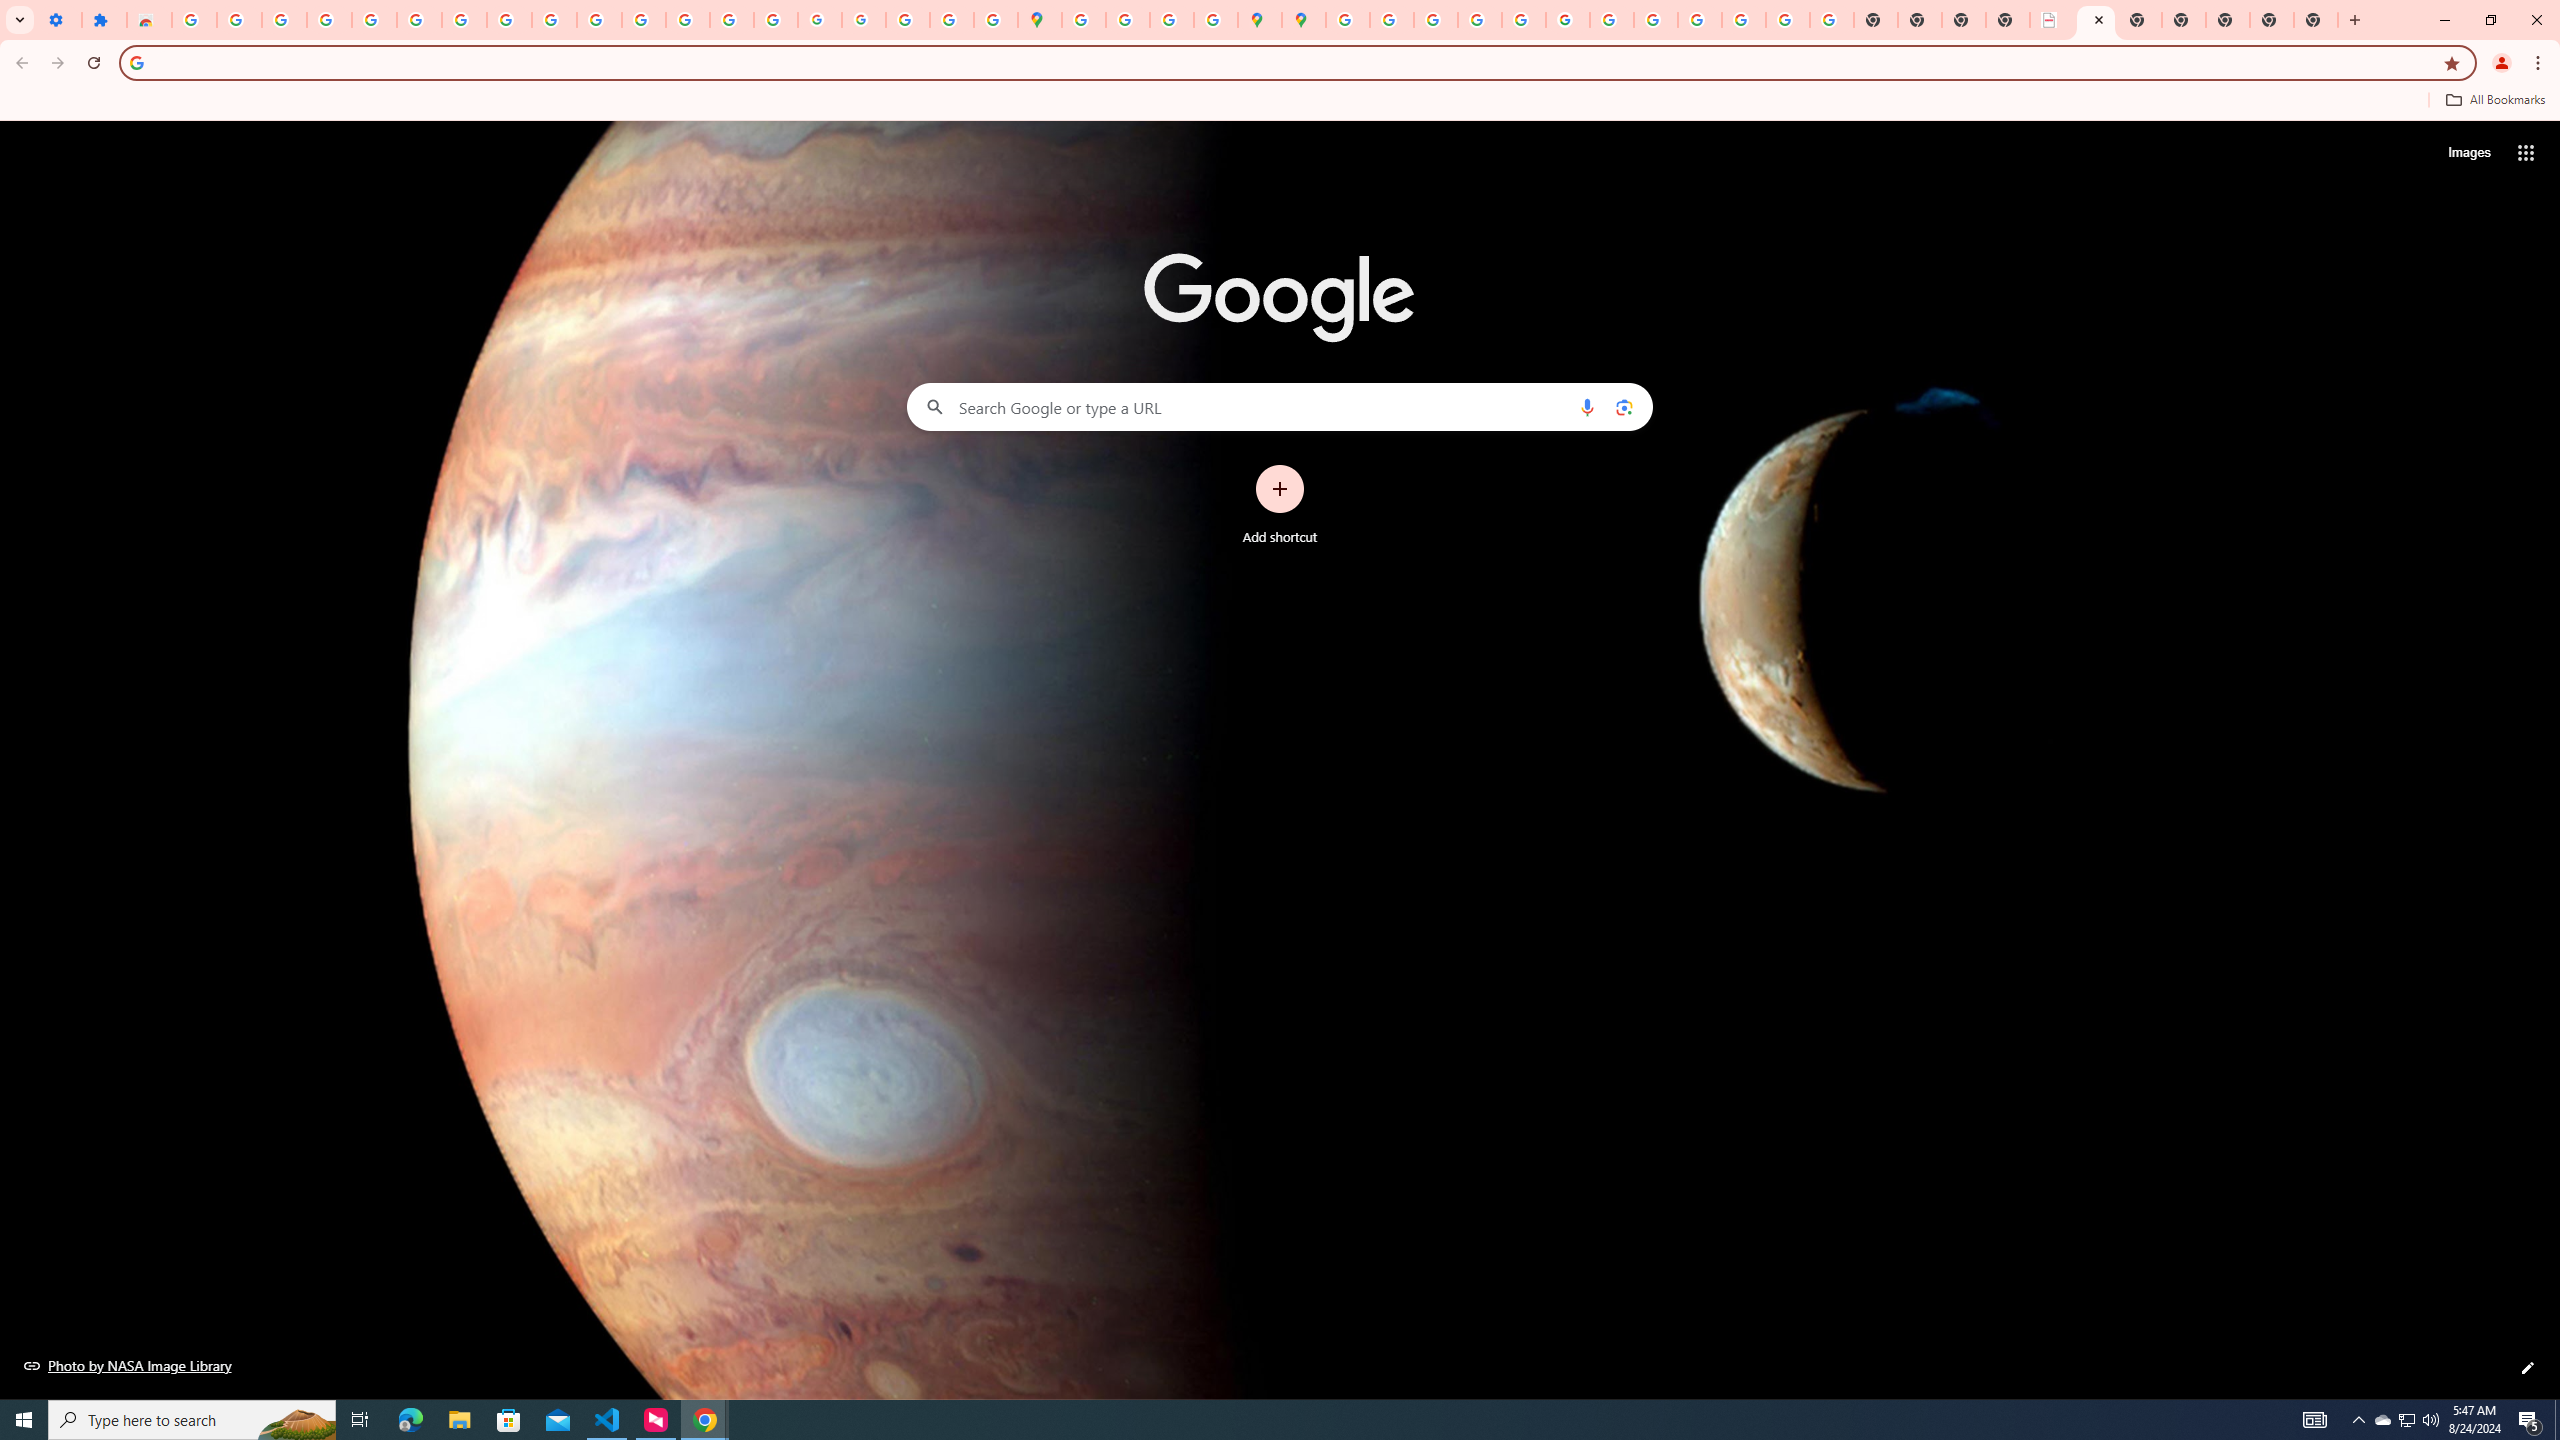 This screenshot has width=2560, height=1440. I want to click on 'Privacy Help Center - Policies Help', so click(1479, 19).